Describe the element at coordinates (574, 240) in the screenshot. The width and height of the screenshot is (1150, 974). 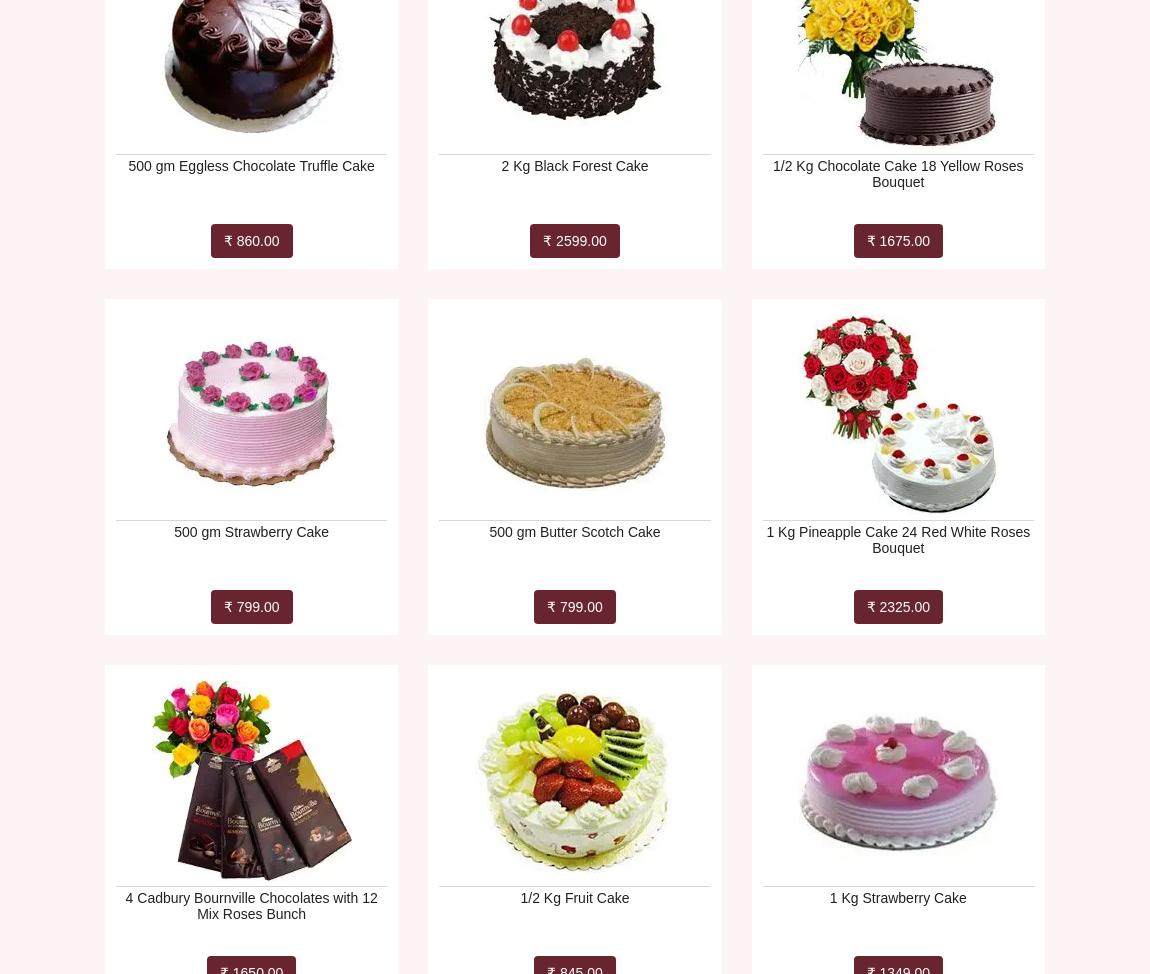
I see `'₹ 2599.00'` at that location.